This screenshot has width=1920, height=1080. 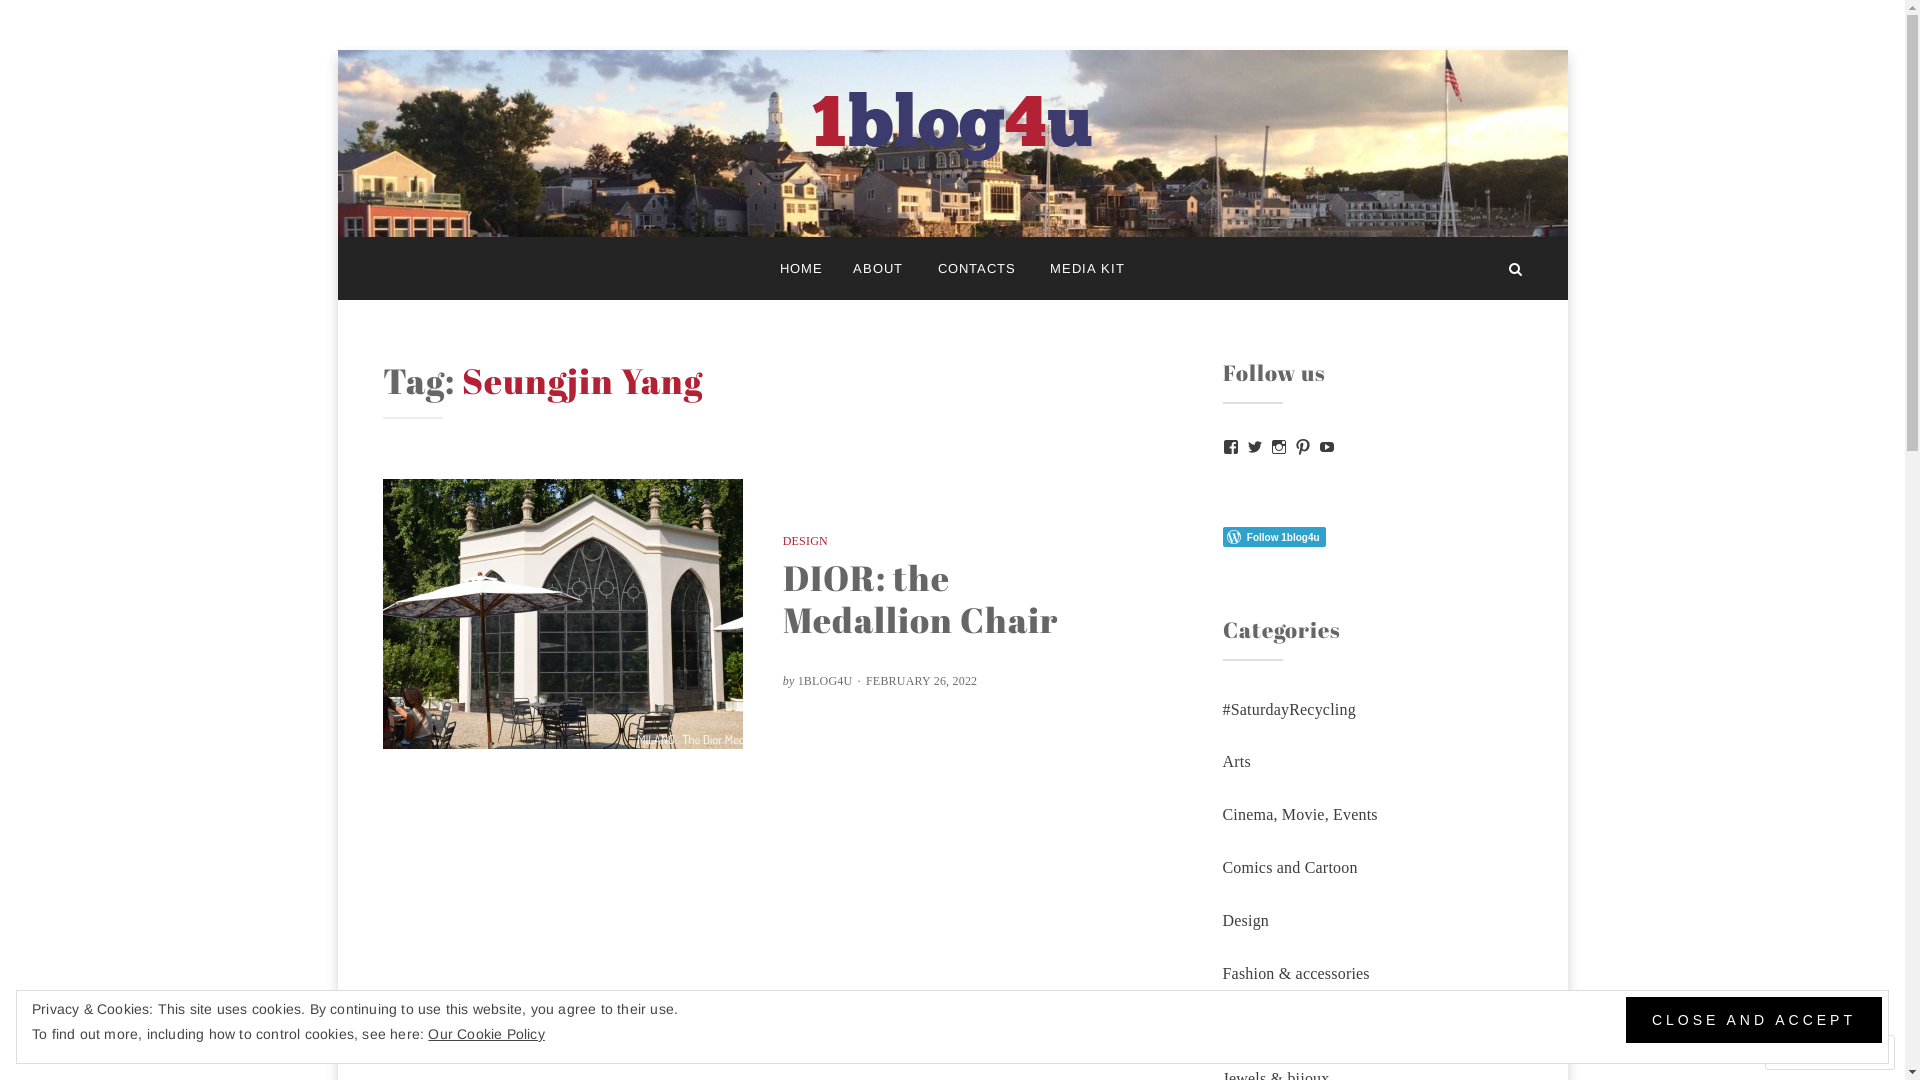 What do you see at coordinates (1244, 920) in the screenshot?
I see `'Design'` at bounding box center [1244, 920].